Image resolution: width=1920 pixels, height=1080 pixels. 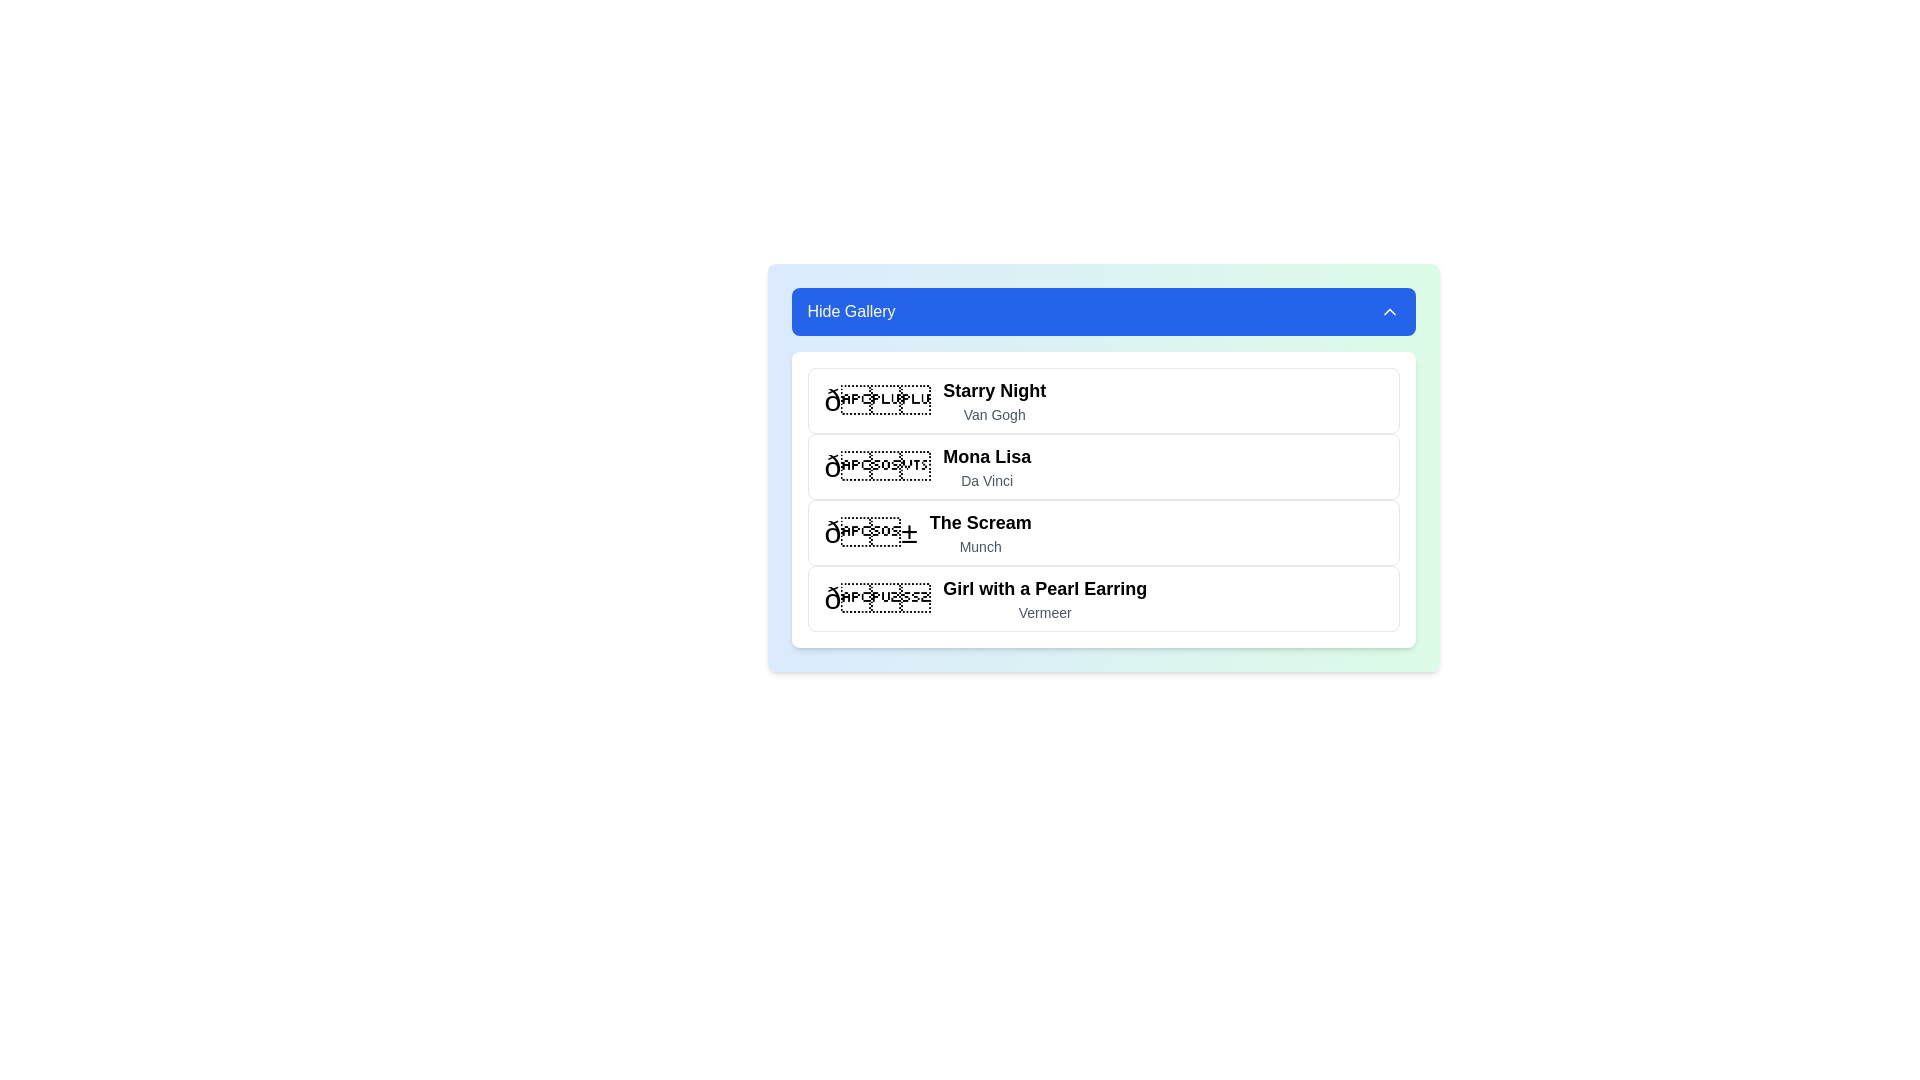 I want to click on the Text Label with Icon for 'Girl with a Pearl Earring', so click(x=985, y=597).